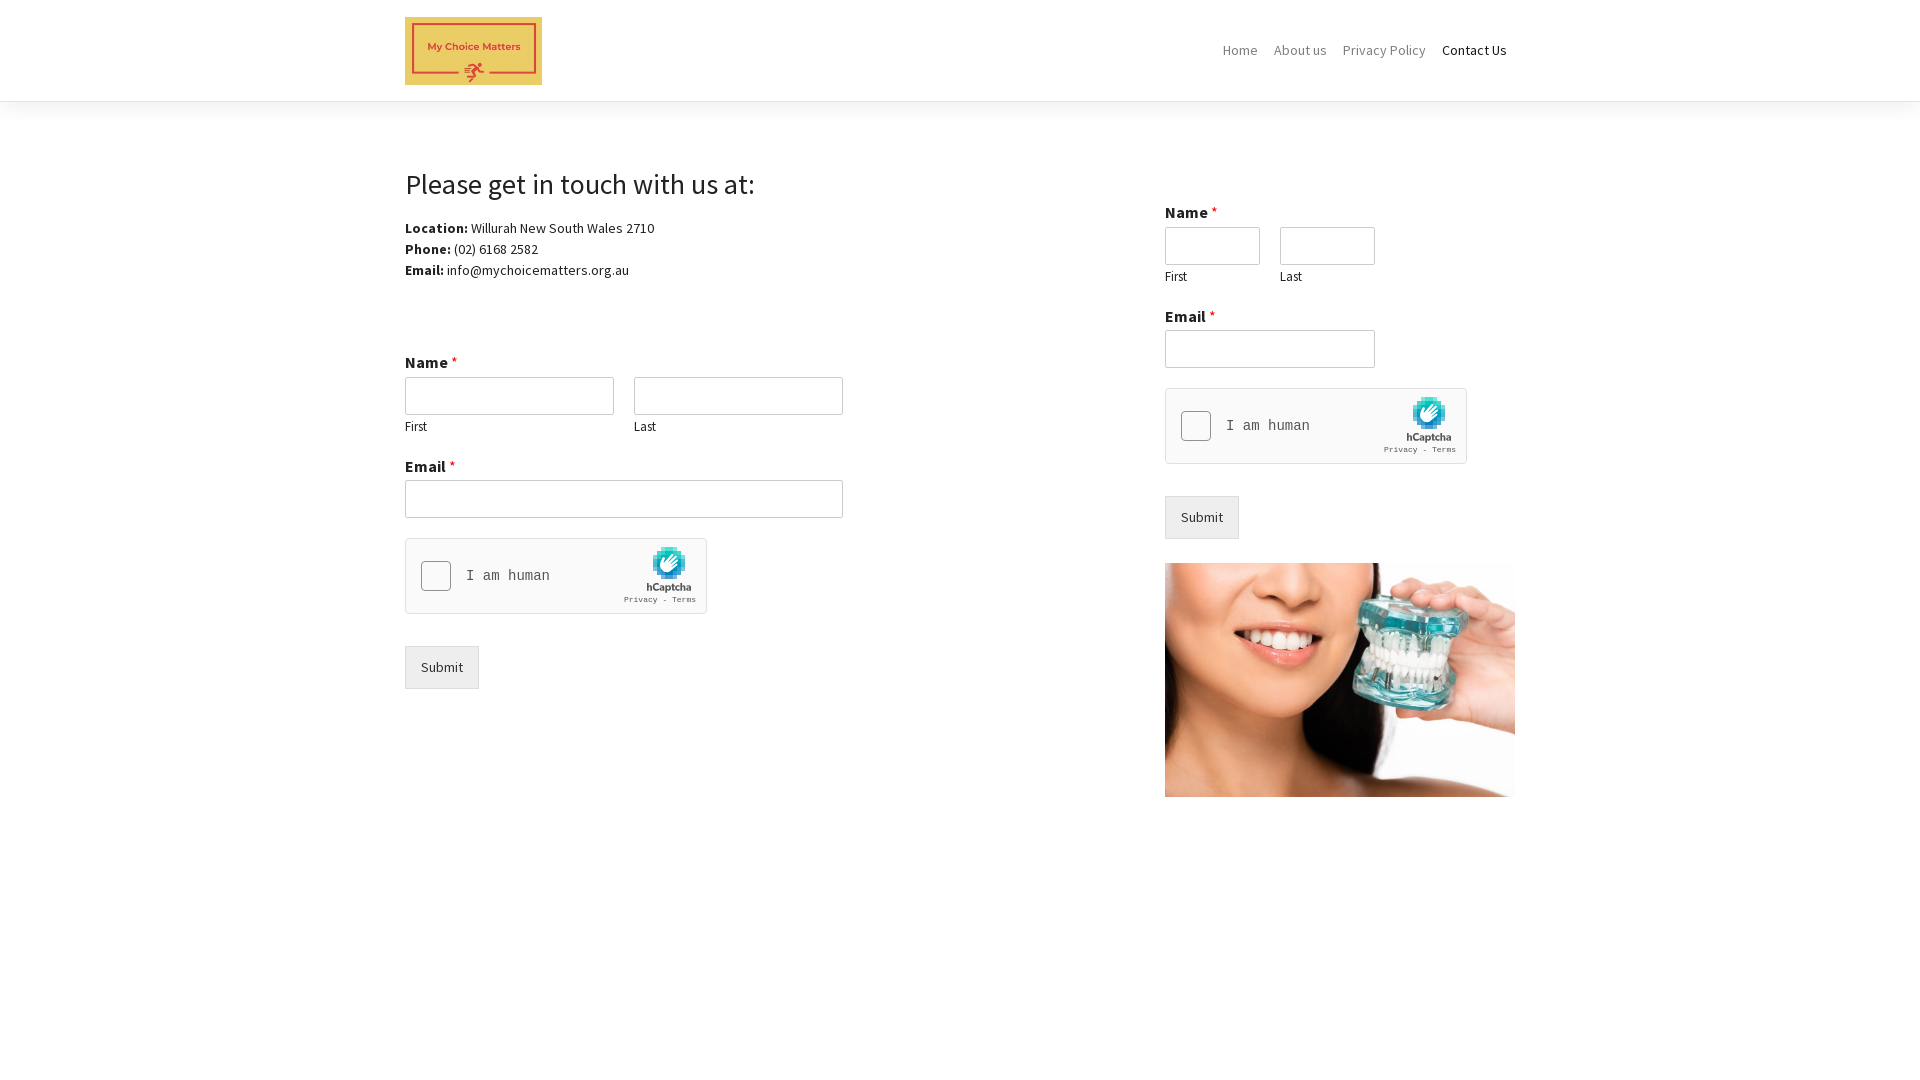  I want to click on 'Contact Us', so click(1474, 49).